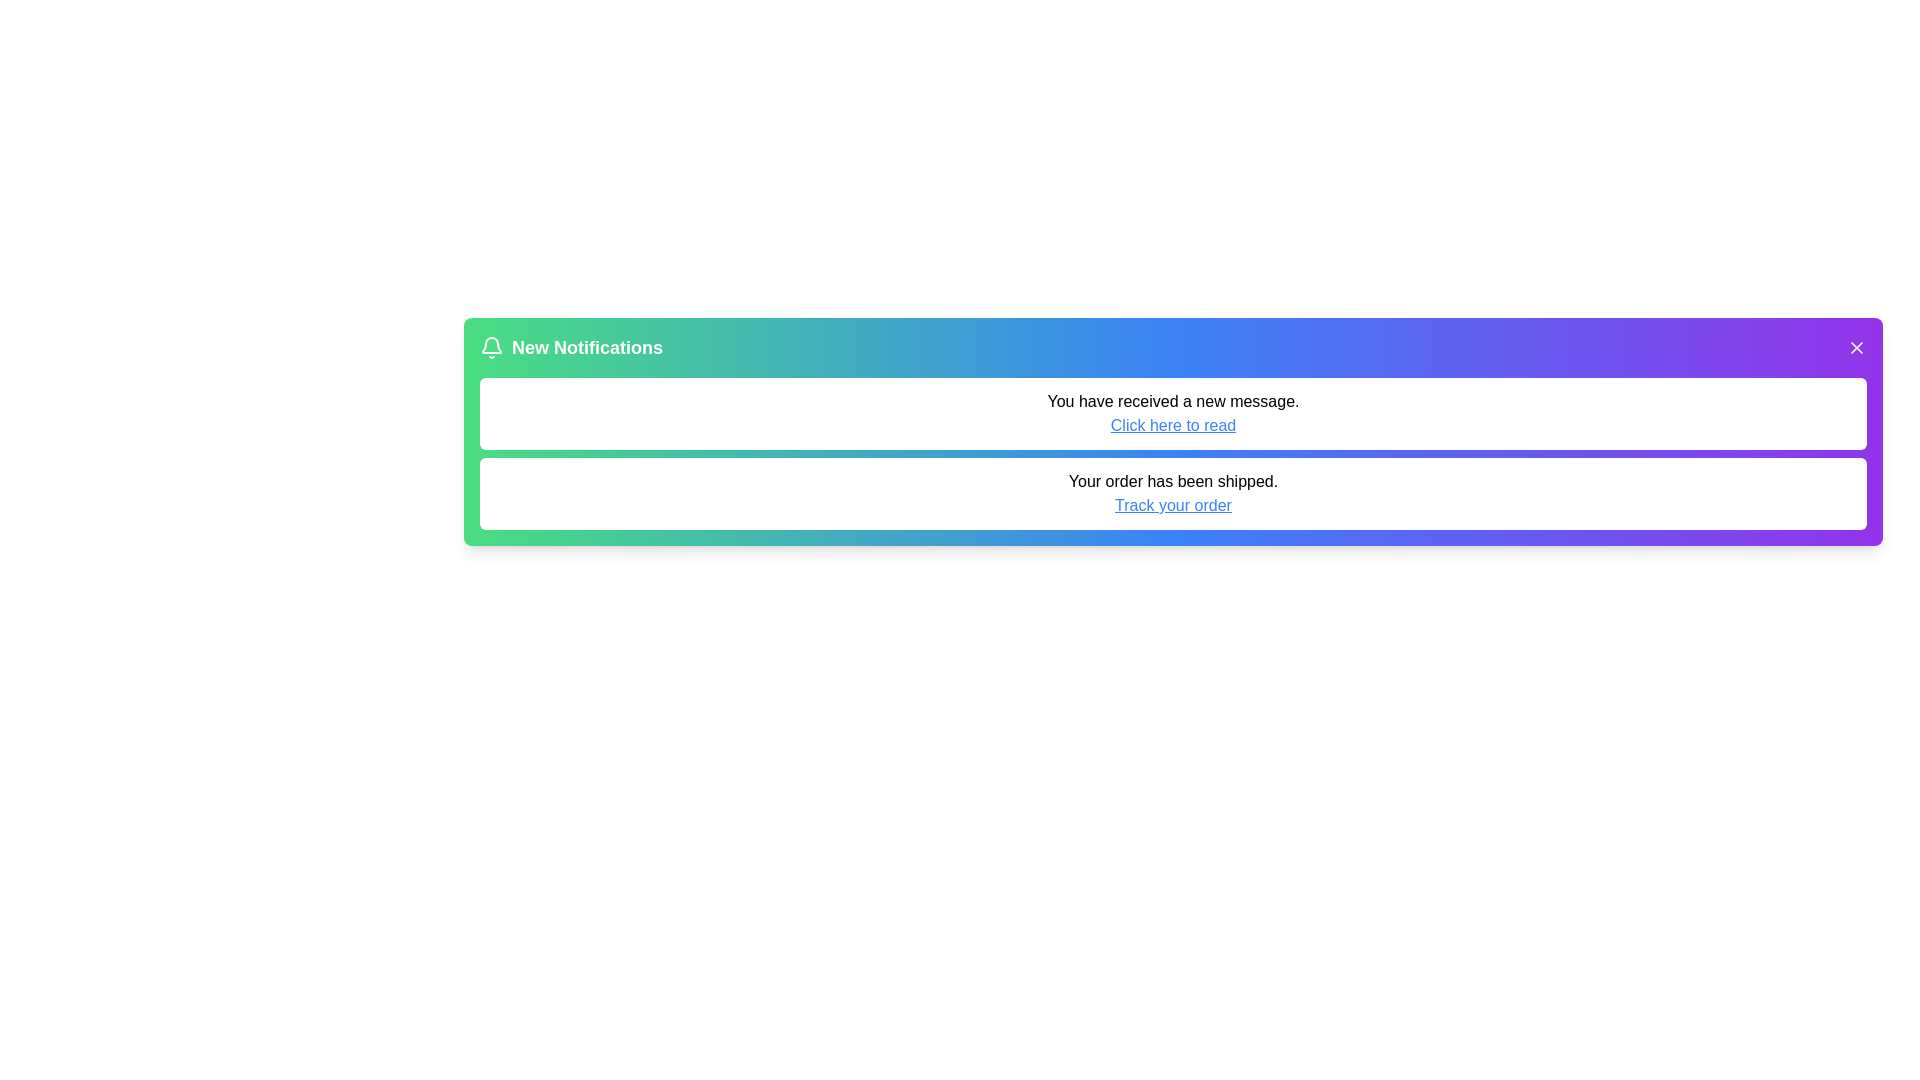 The image size is (1920, 1080). What do you see at coordinates (491, 344) in the screenshot?
I see `the minimalistic bell icon on the leftmost side of the notification header` at bounding box center [491, 344].